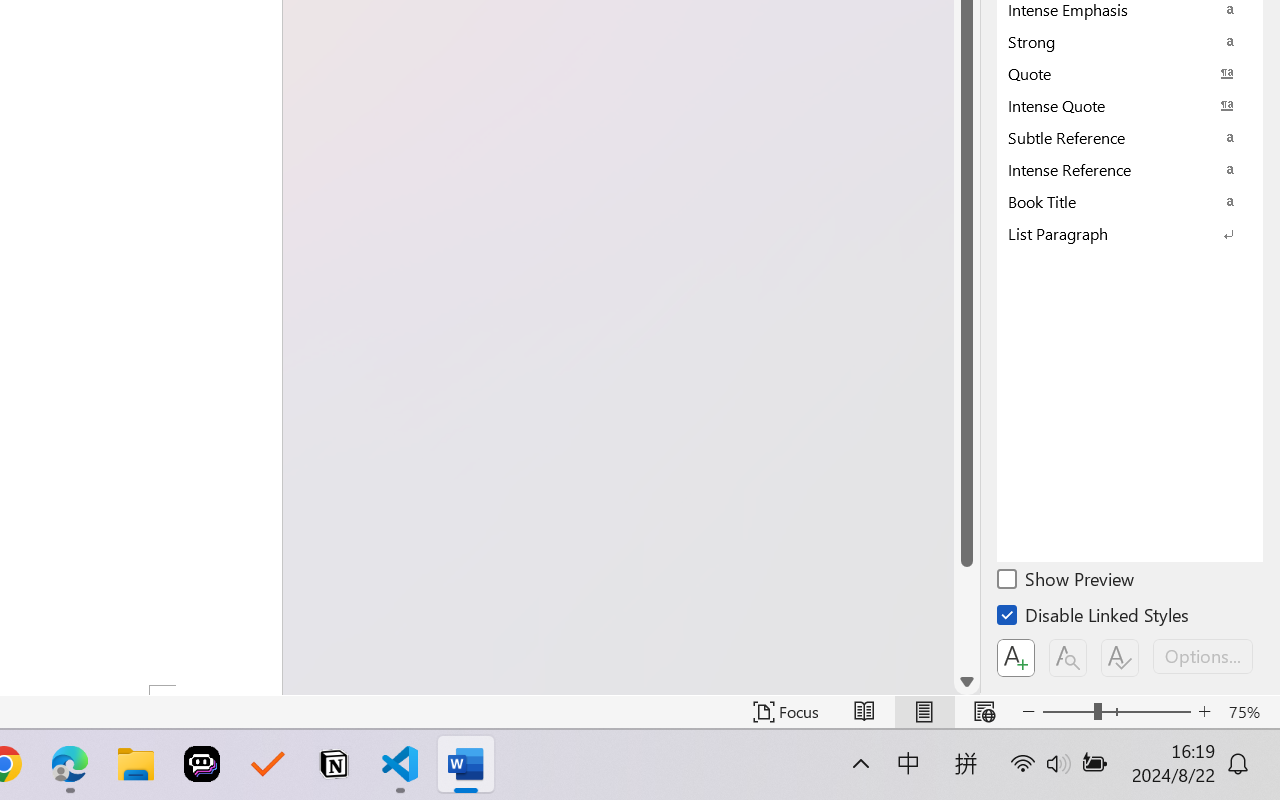 The image size is (1280, 800). Describe the element at coordinates (1130, 201) in the screenshot. I see `'Book Title'` at that location.